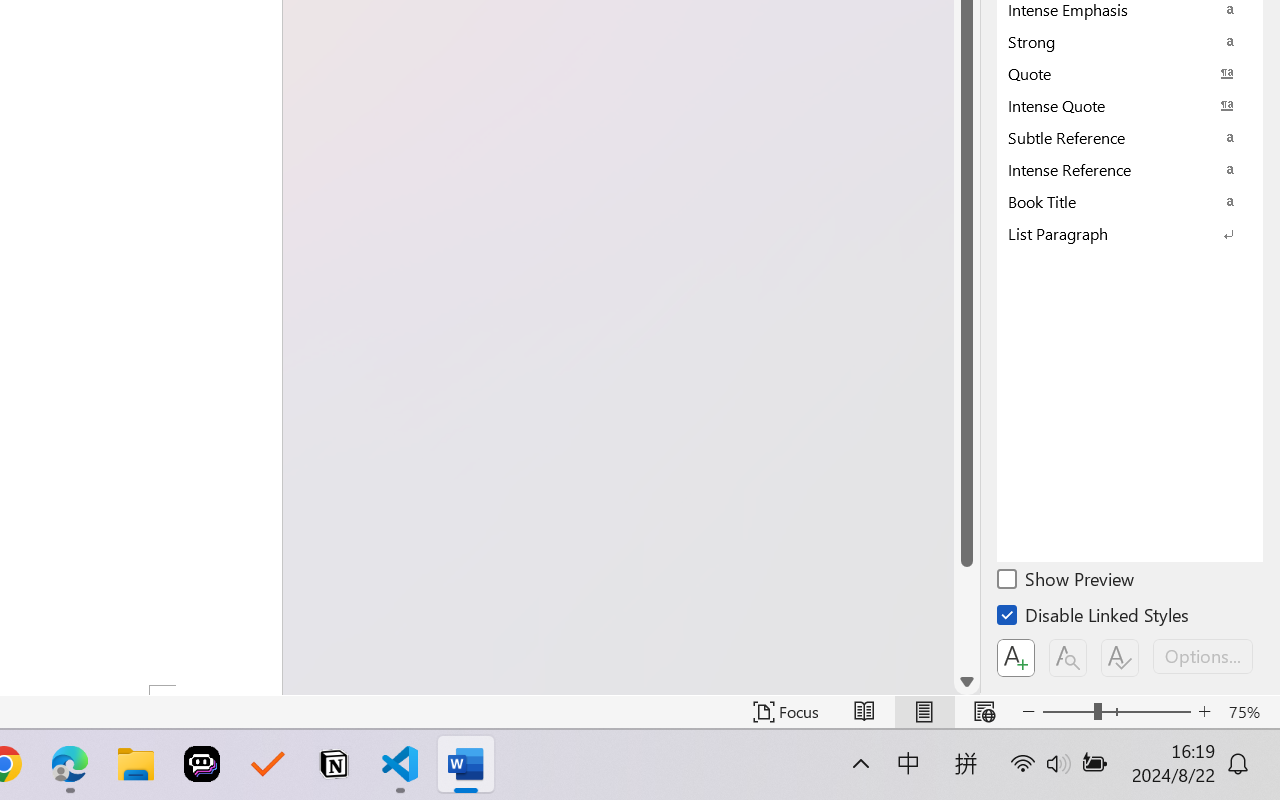 The image size is (1280, 800). Describe the element at coordinates (1130, 201) in the screenshot. I see `'Book Title'` at that location.